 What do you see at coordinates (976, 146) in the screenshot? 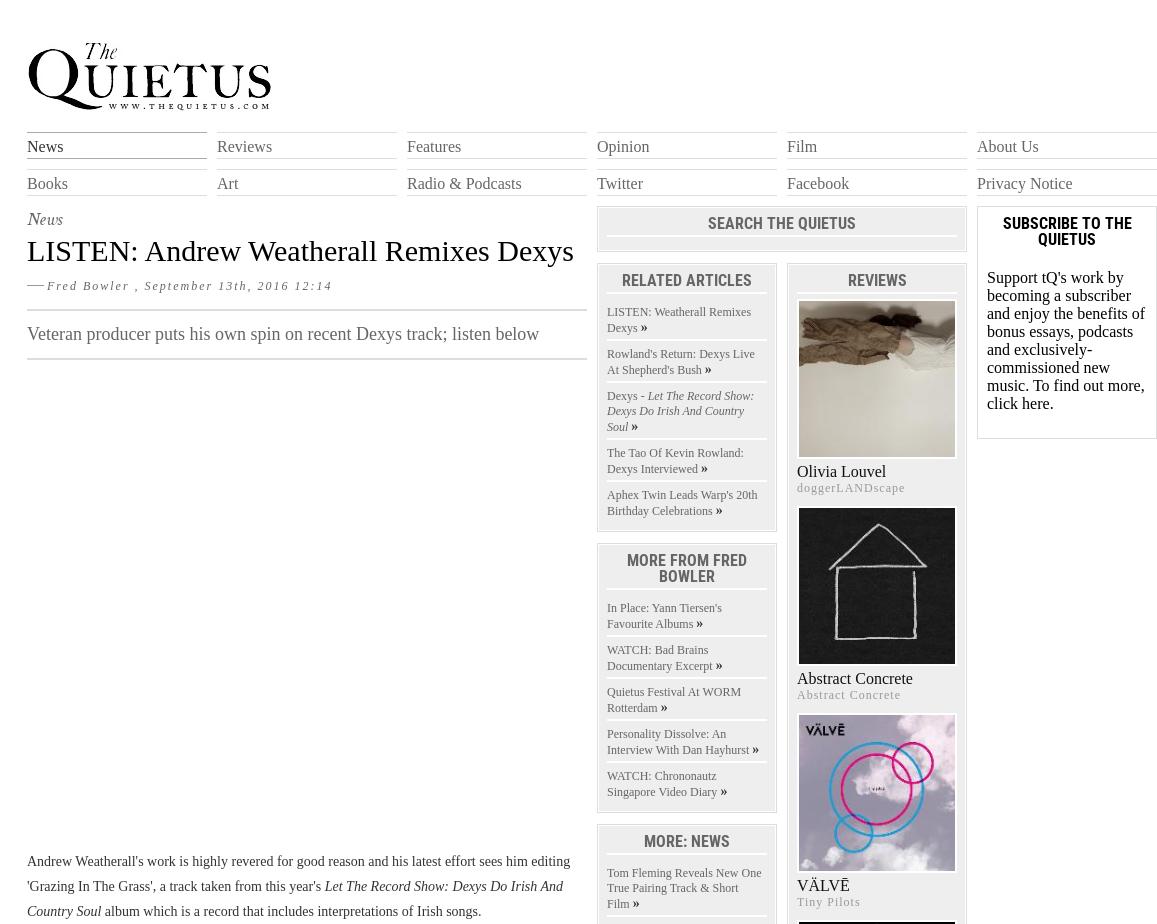
I see `'About Us'` at bounding box center [976, 146].